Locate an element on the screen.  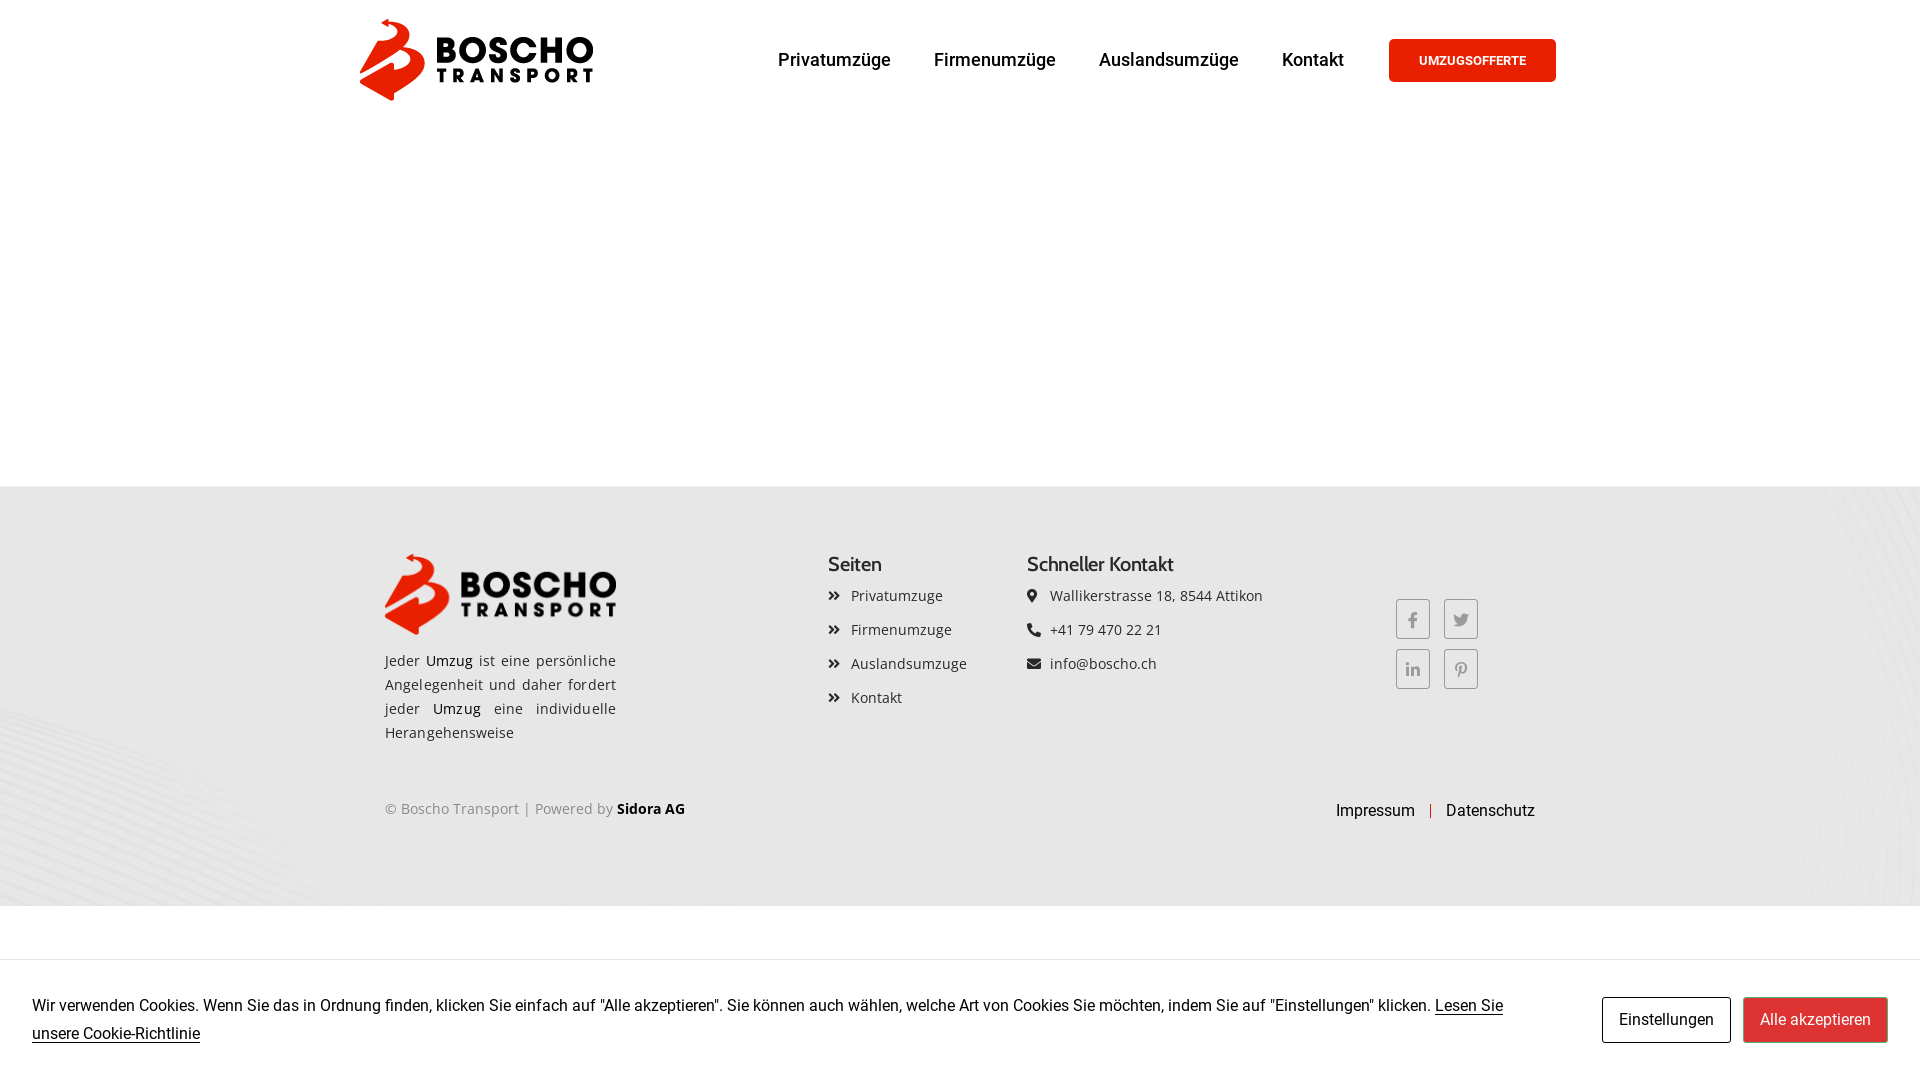
'Impressum' is located at coordinates (1374, 810).